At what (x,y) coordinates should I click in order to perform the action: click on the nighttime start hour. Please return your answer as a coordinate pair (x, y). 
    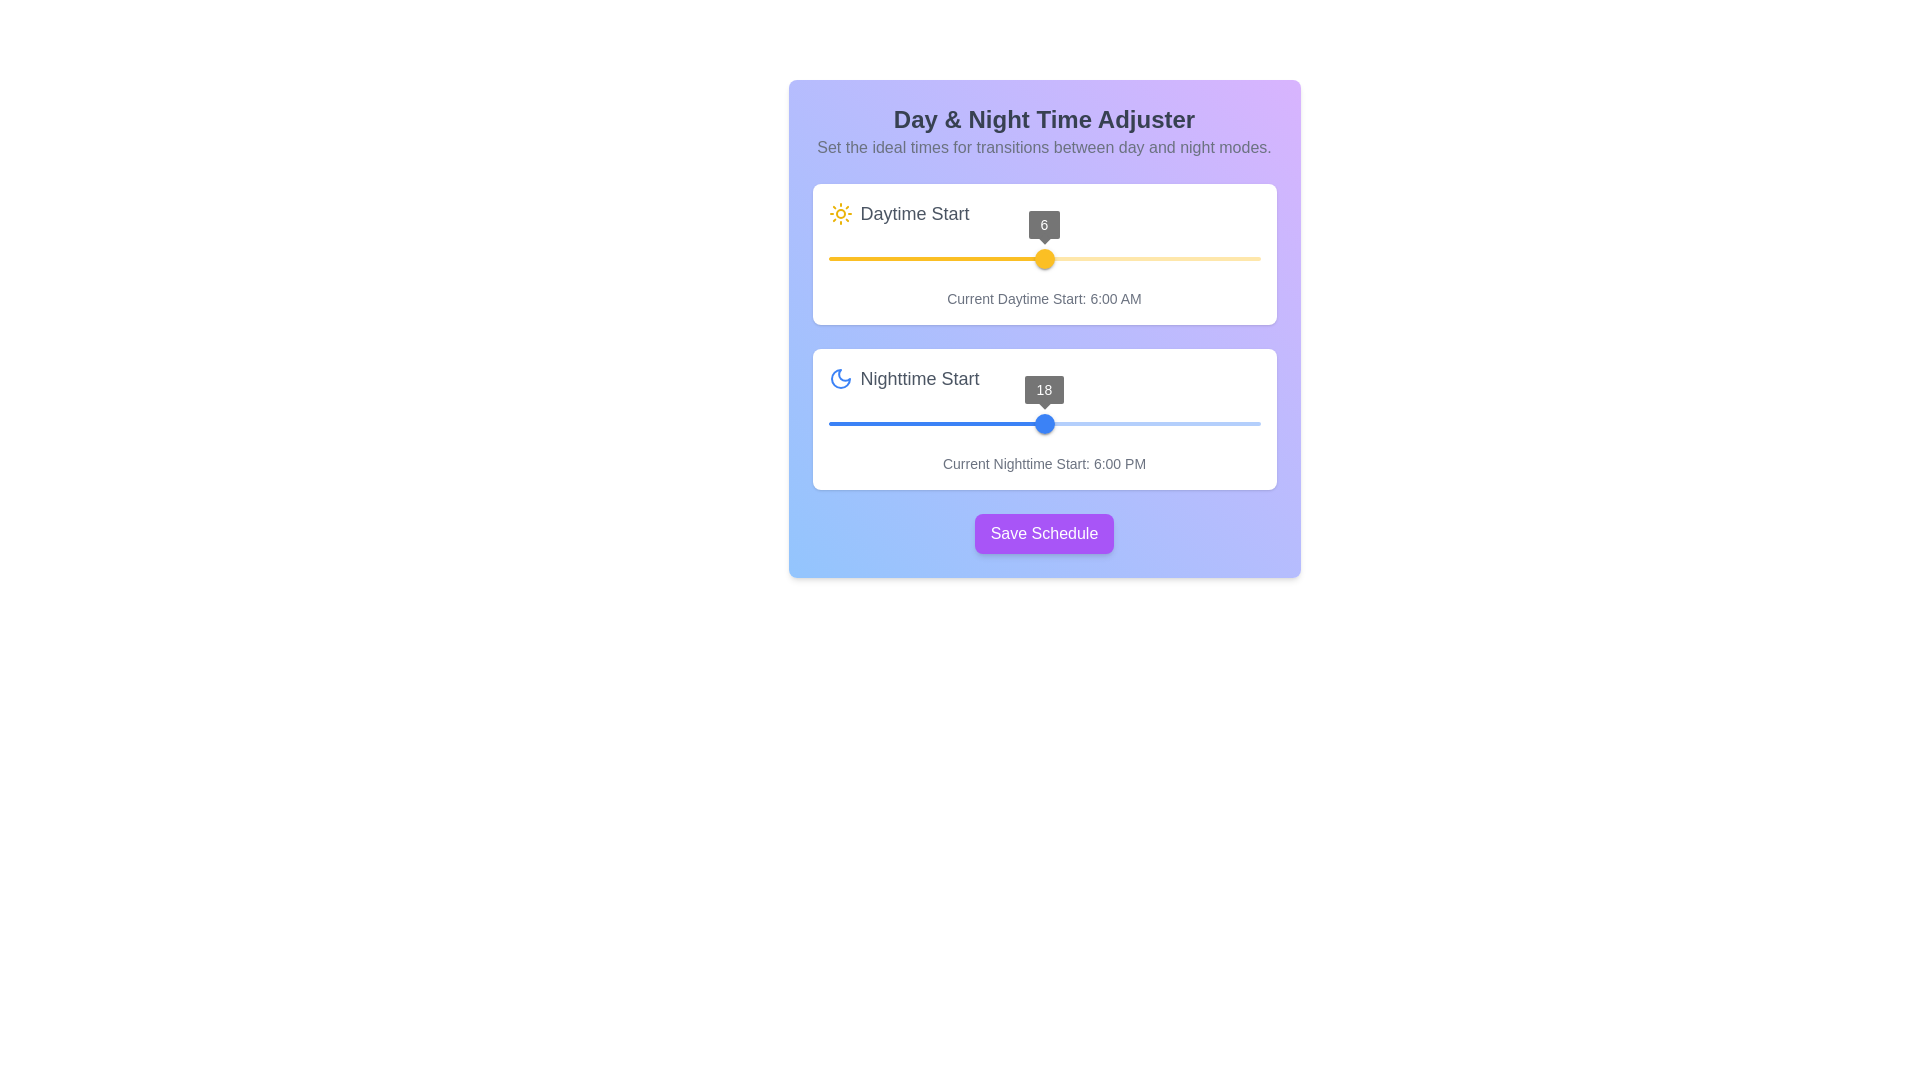
    Looking at the image, I should click on (1033, 400).